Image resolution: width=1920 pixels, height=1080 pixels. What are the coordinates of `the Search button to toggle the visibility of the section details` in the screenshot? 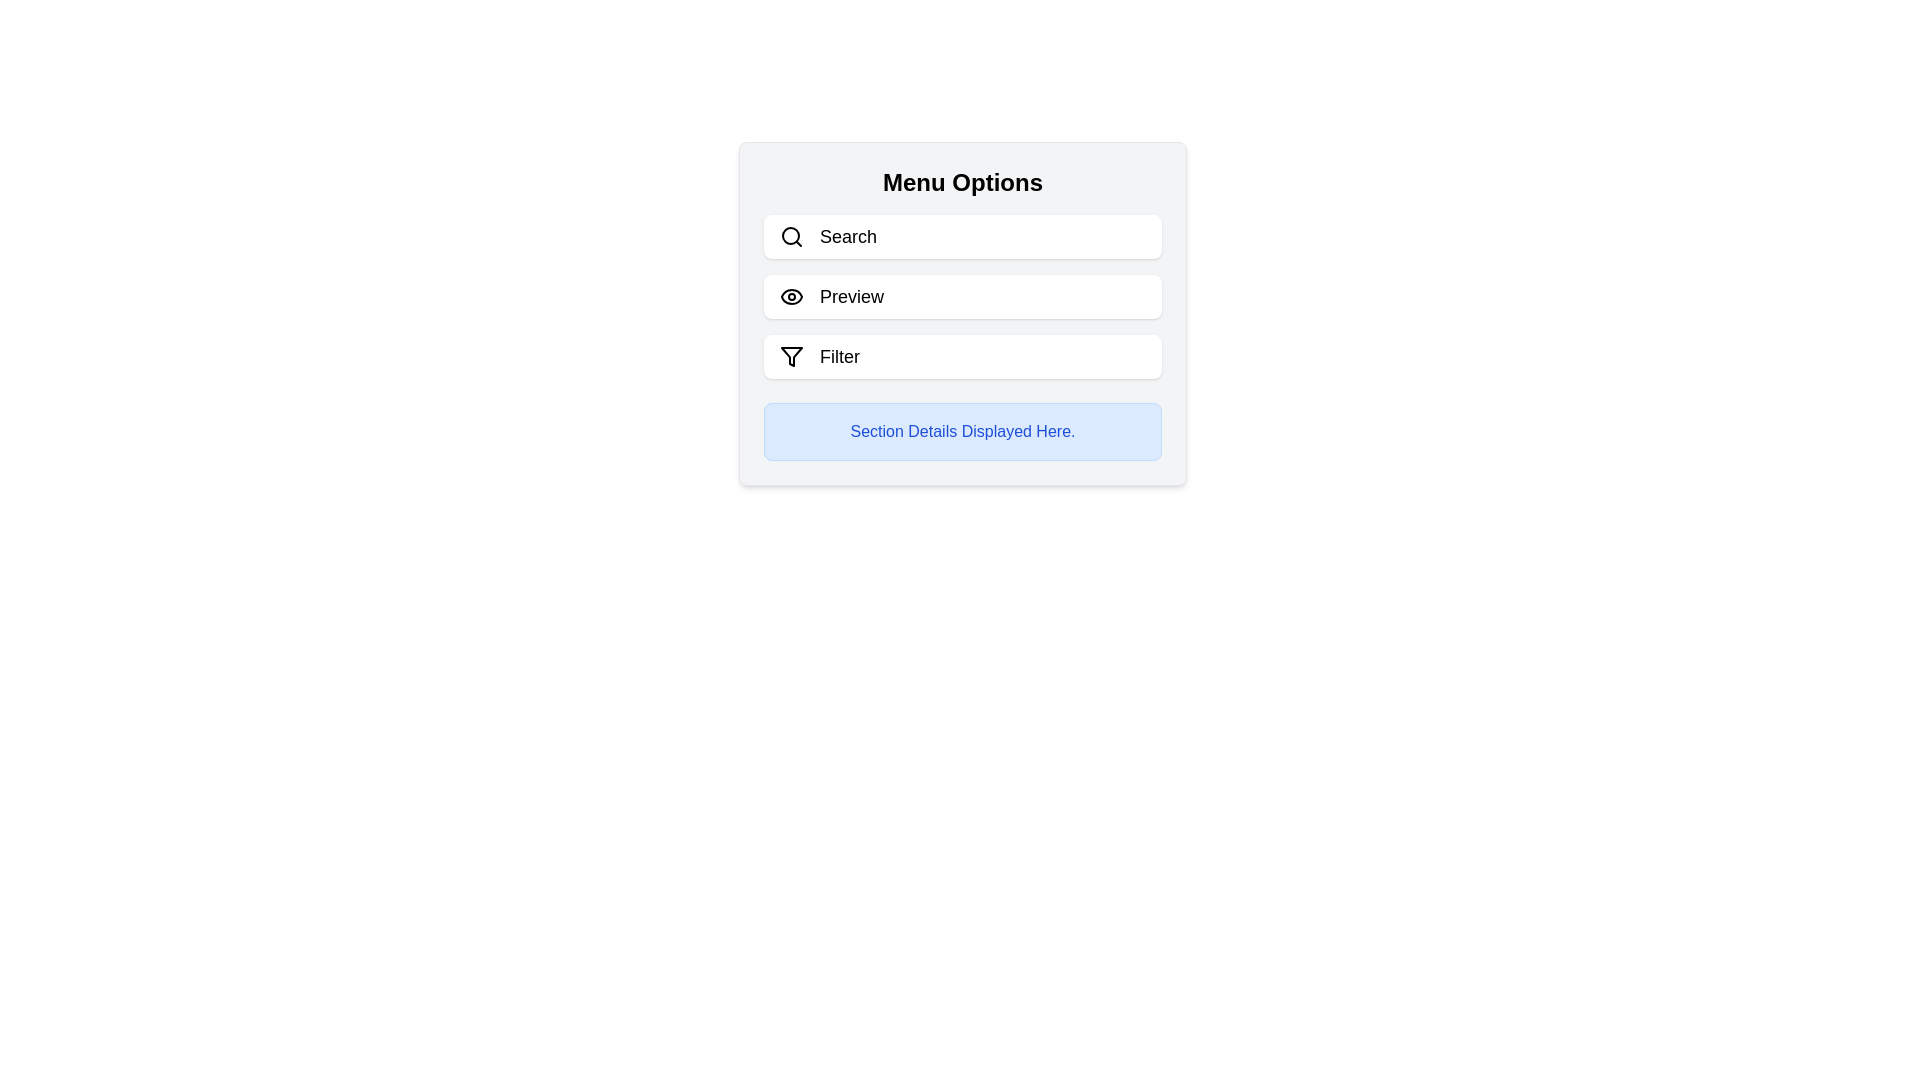 It's located at (963, 235).